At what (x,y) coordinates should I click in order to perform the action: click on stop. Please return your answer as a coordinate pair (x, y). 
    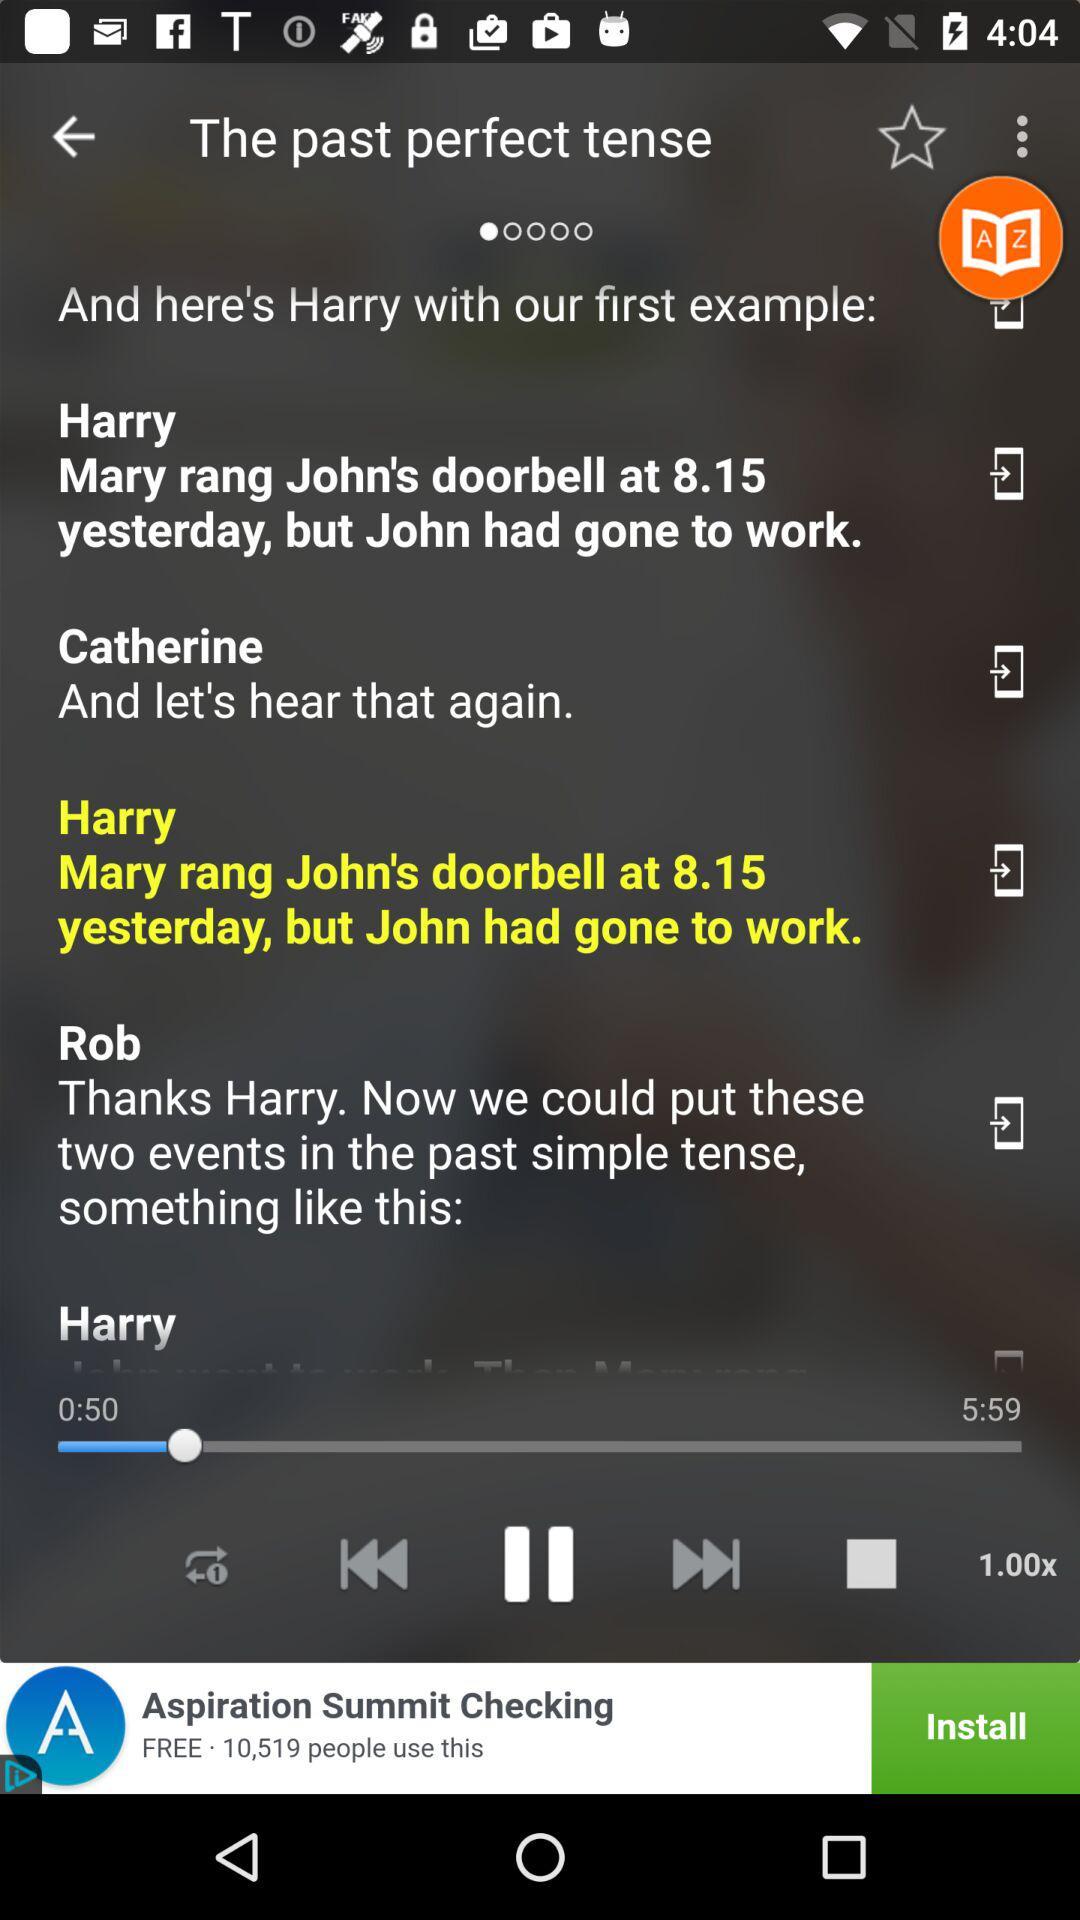
    Looking at the image, I should click on (870, 1562).